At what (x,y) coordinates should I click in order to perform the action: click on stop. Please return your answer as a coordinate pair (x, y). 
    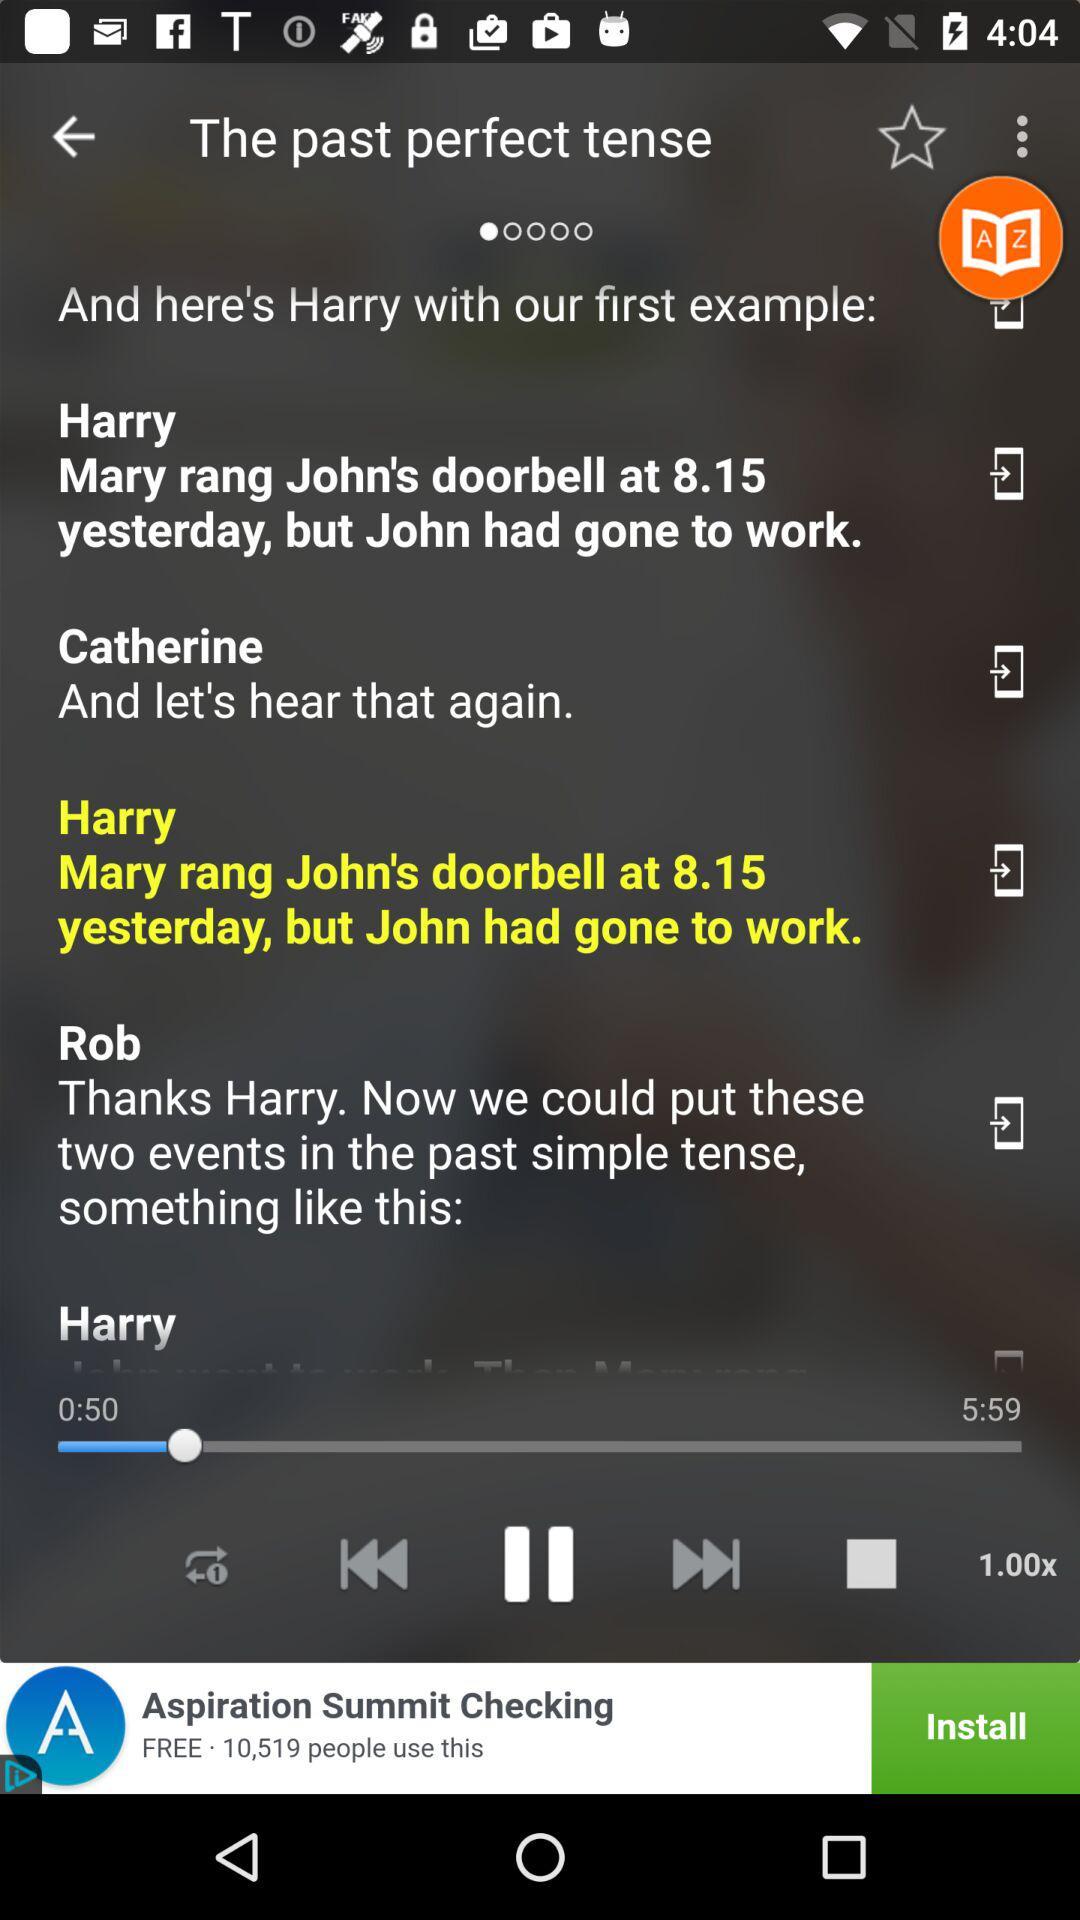
    Looking at the image, I should click on (870, 1562).